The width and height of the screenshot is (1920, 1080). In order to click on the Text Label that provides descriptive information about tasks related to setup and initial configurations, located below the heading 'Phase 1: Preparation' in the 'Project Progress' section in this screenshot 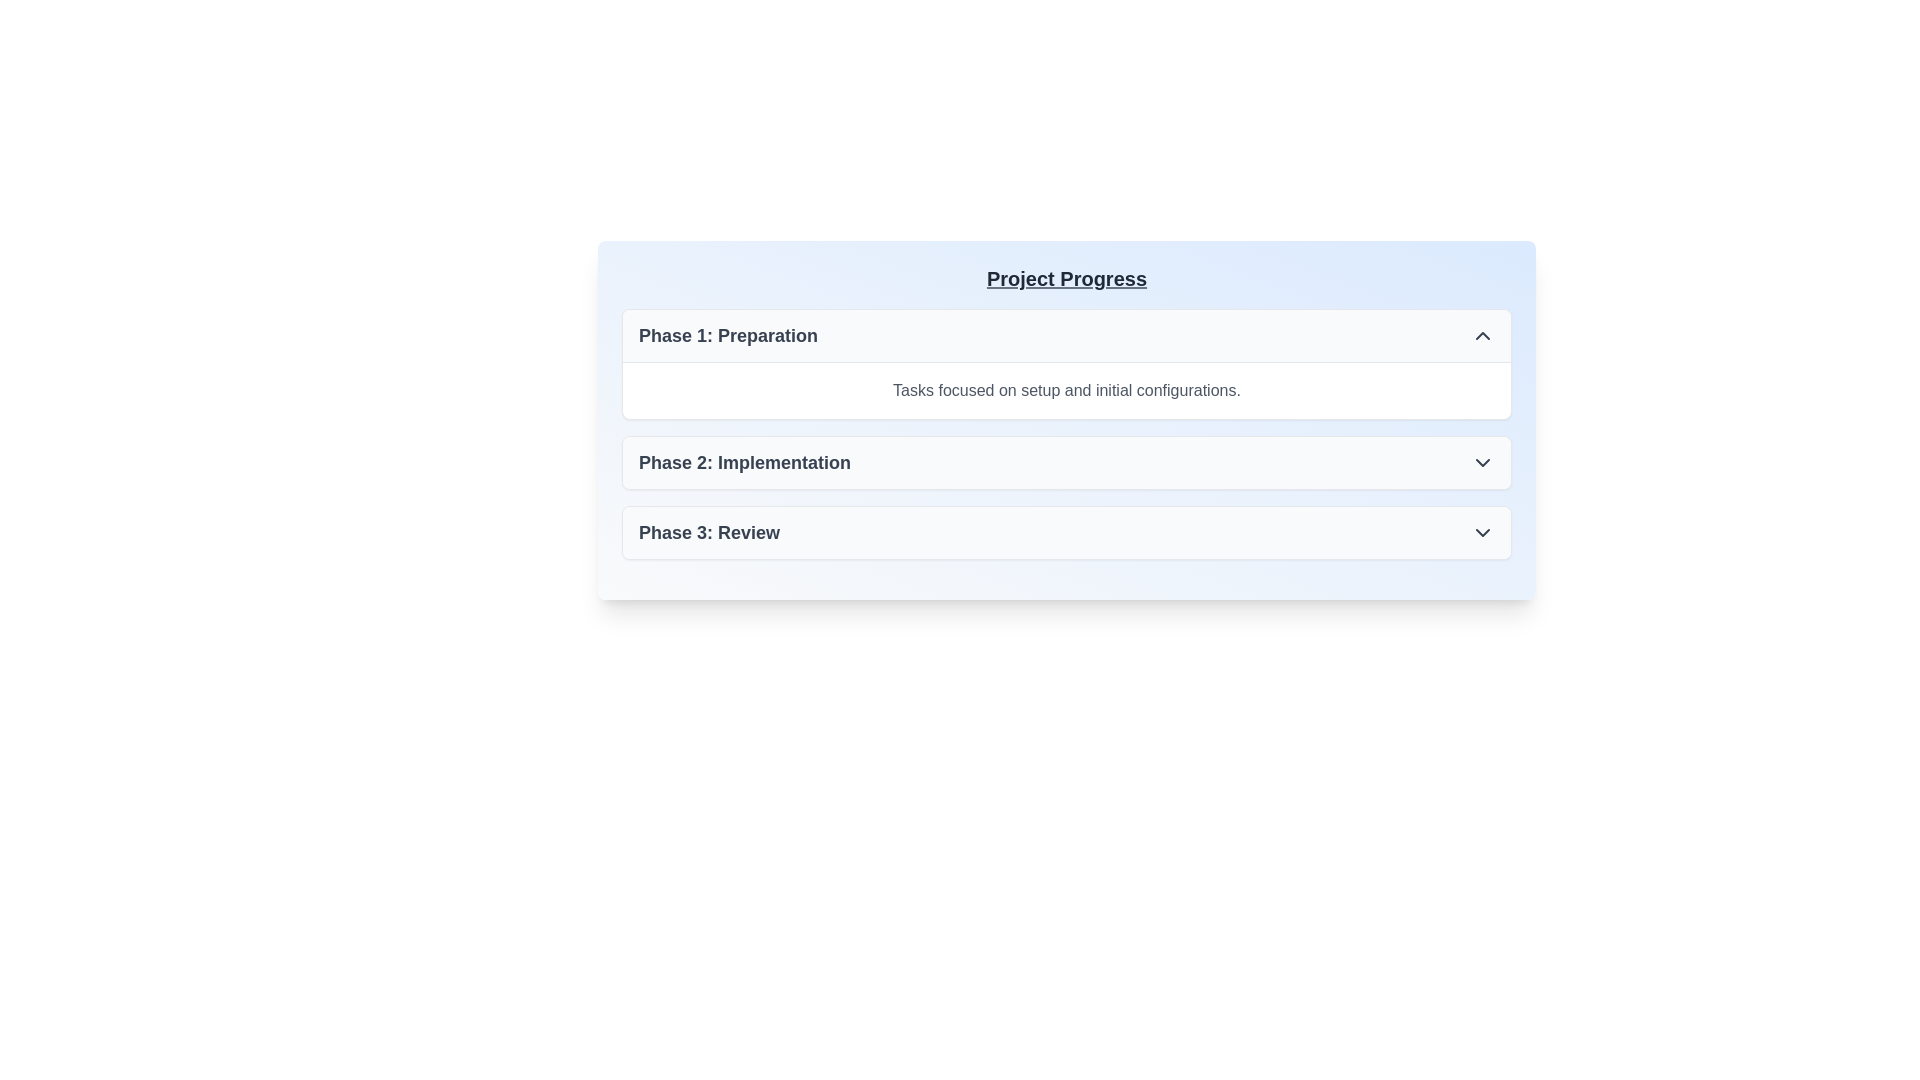, I will do `click(1065, 390)`.